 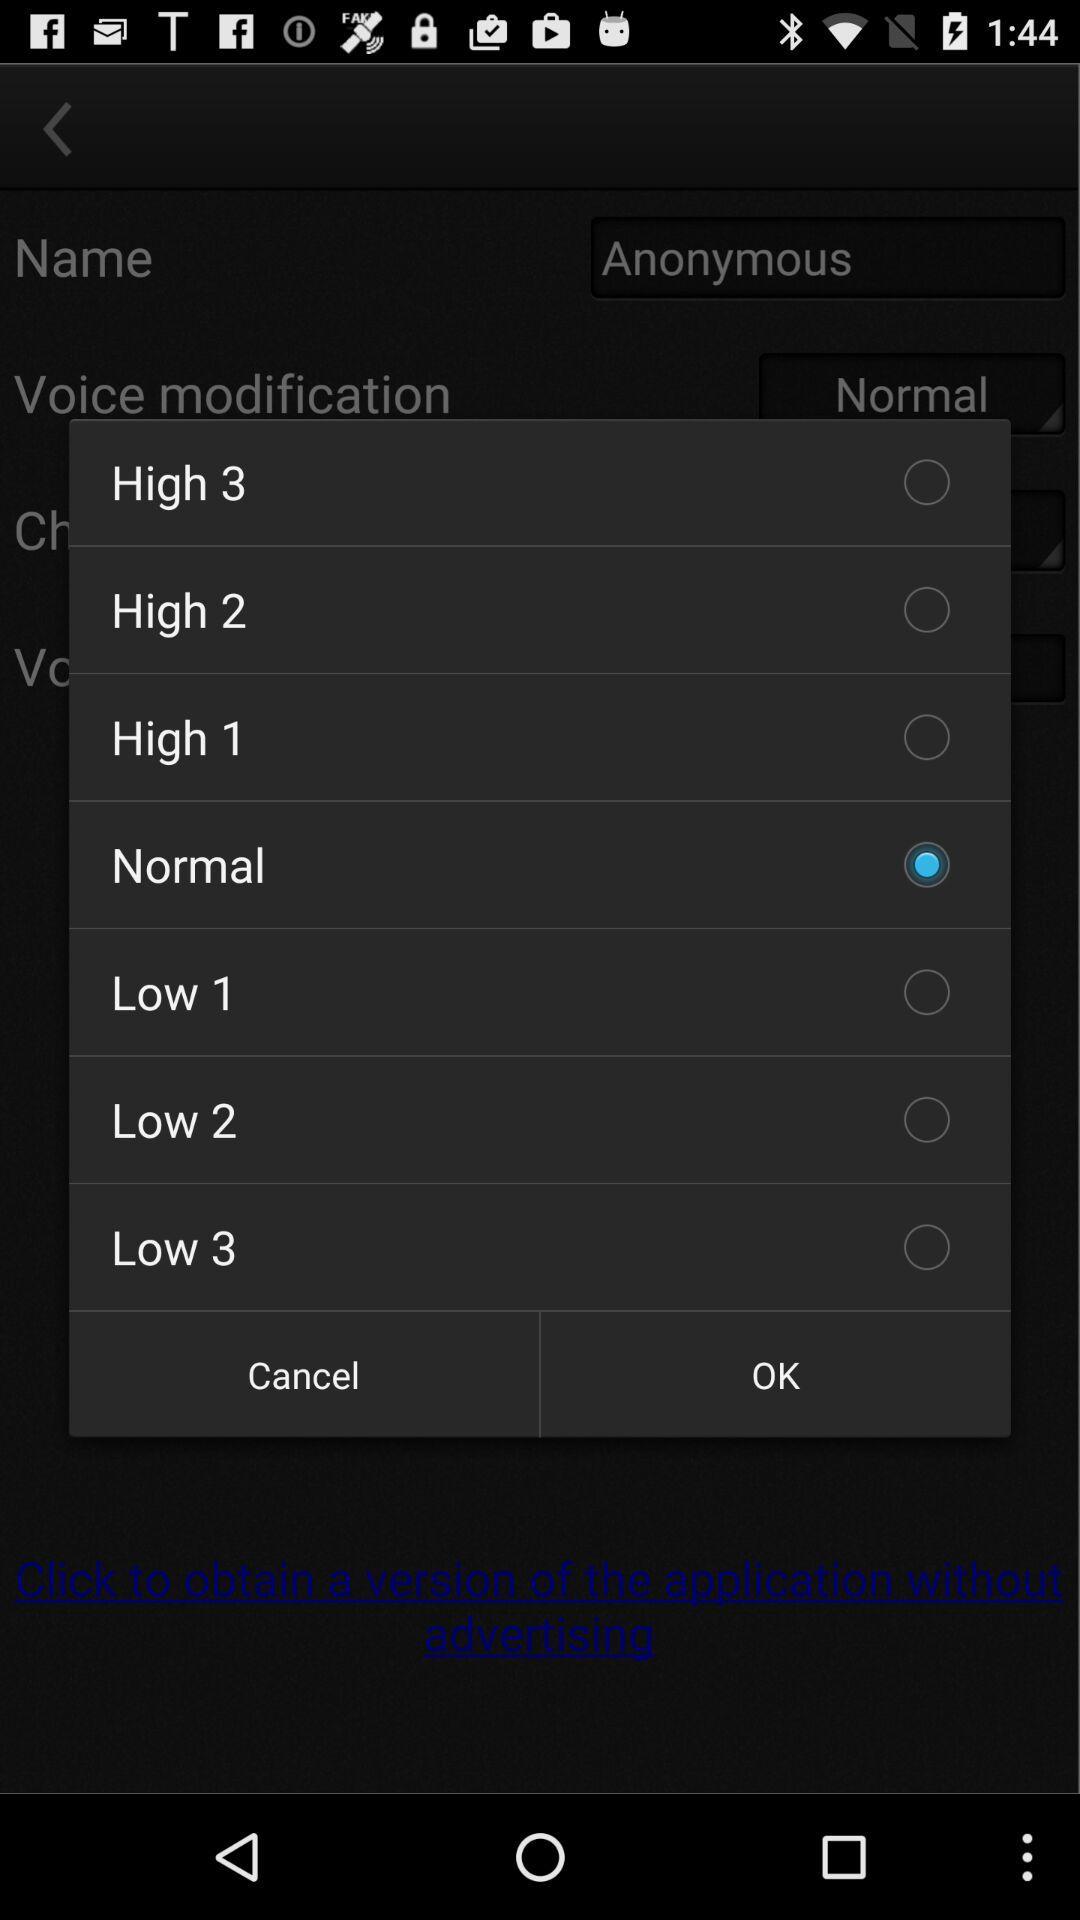 What do you see at coordinates (774, 1373) in the screenshot?
I see `the ok item` at bounding box center [774, 1373].